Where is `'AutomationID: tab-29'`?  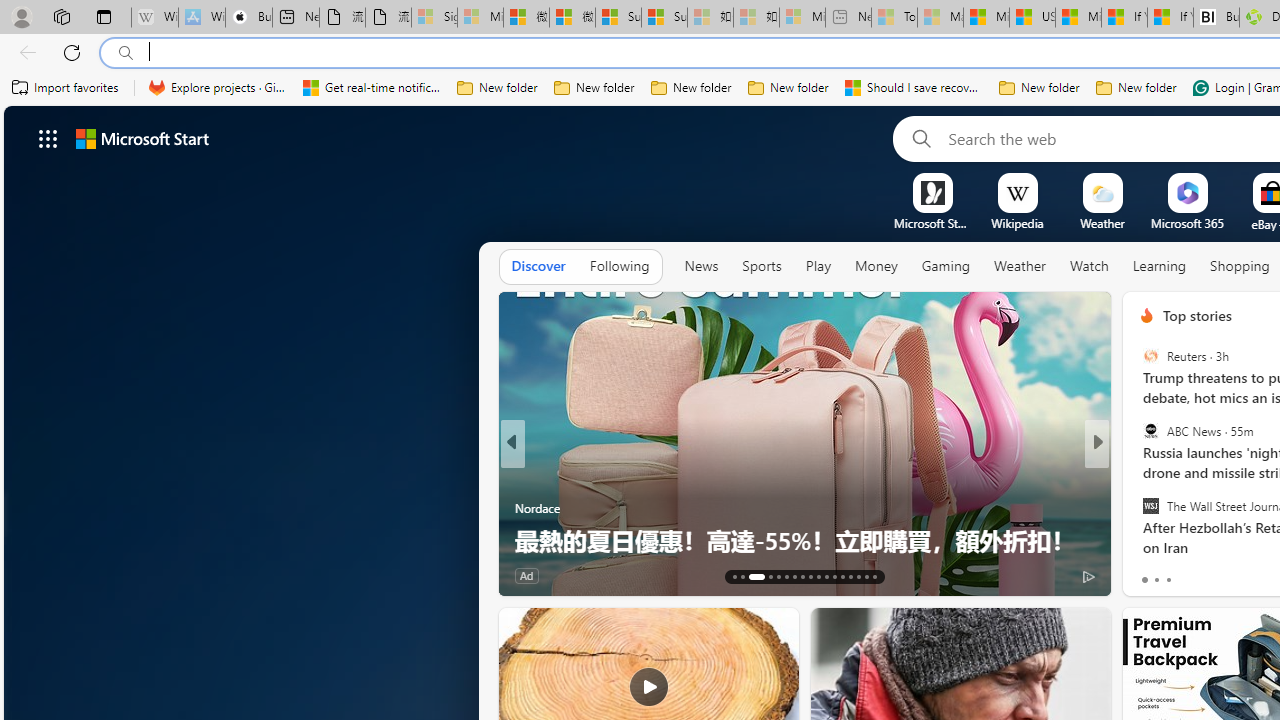
'AutomationID: tab-29' is located at coordinates (874, 577).